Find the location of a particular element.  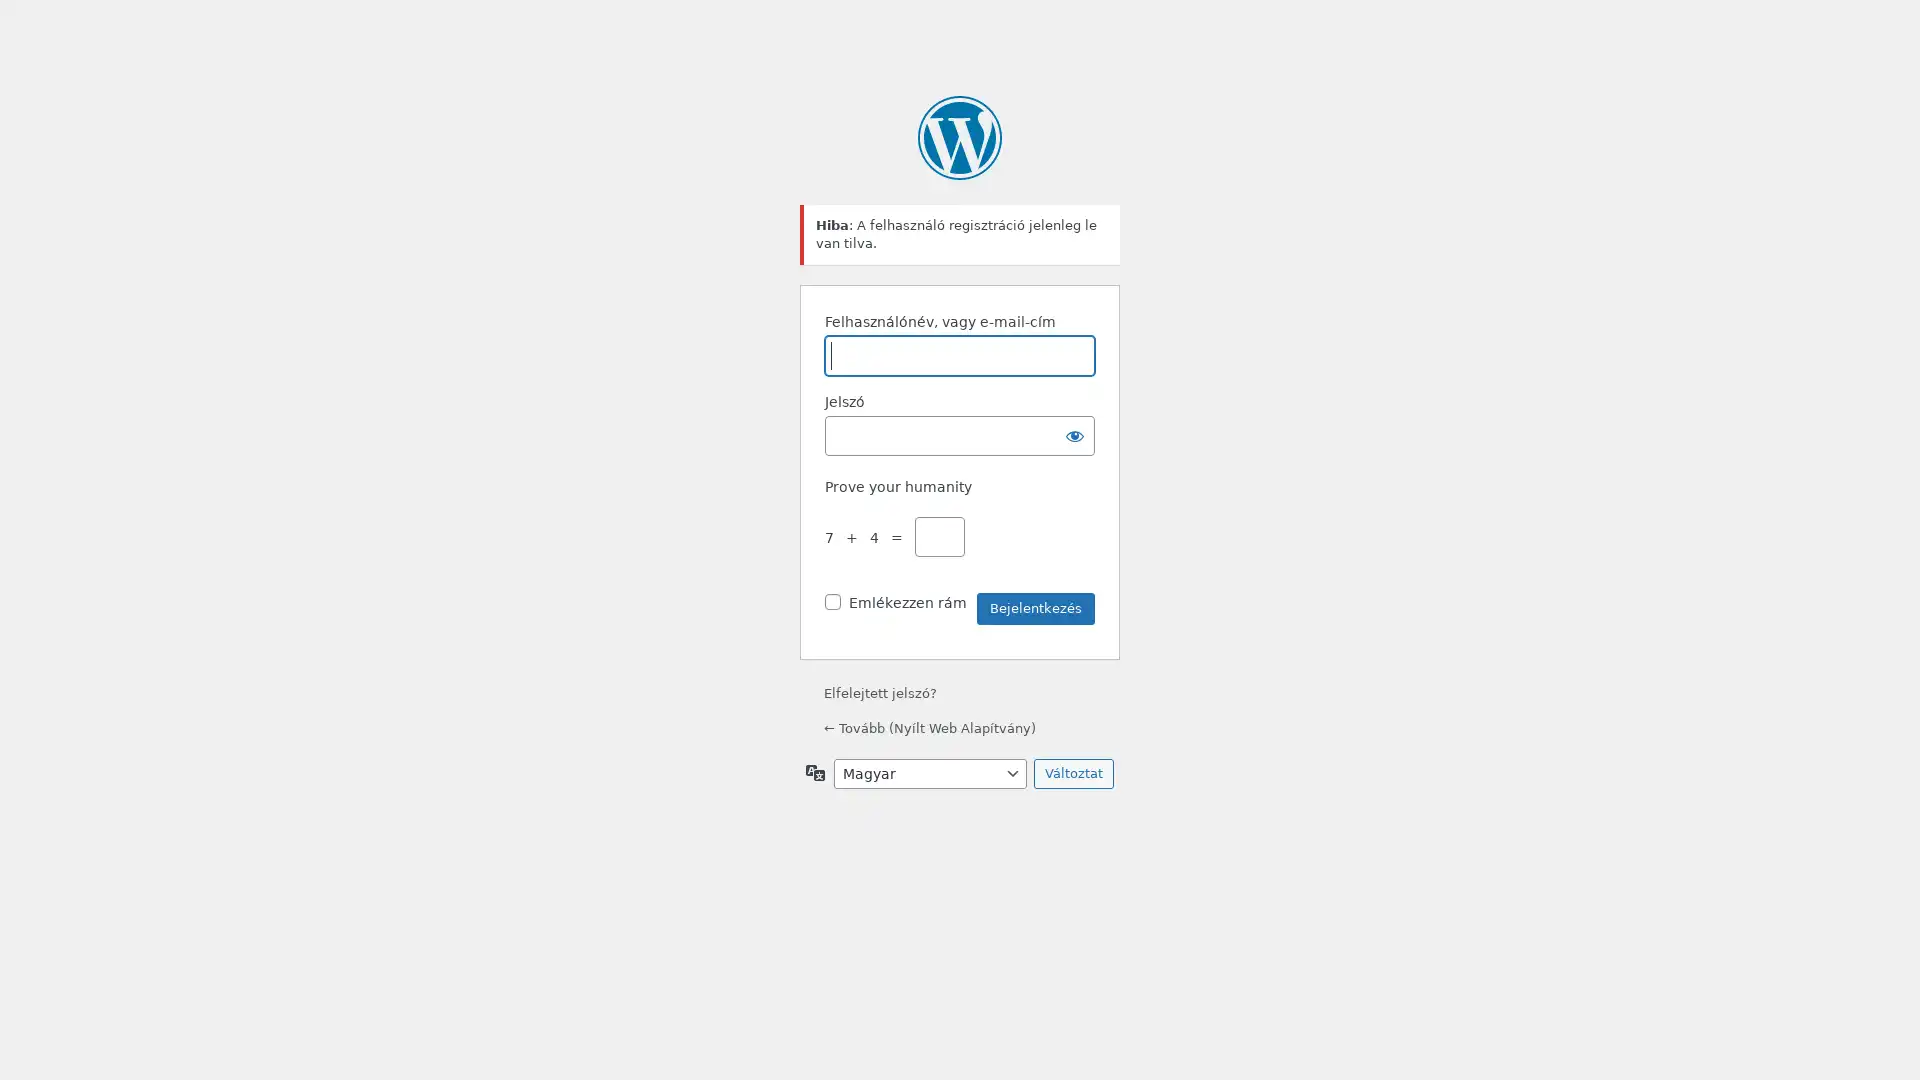

Valtoztat is located at coordinates (1073, 771).